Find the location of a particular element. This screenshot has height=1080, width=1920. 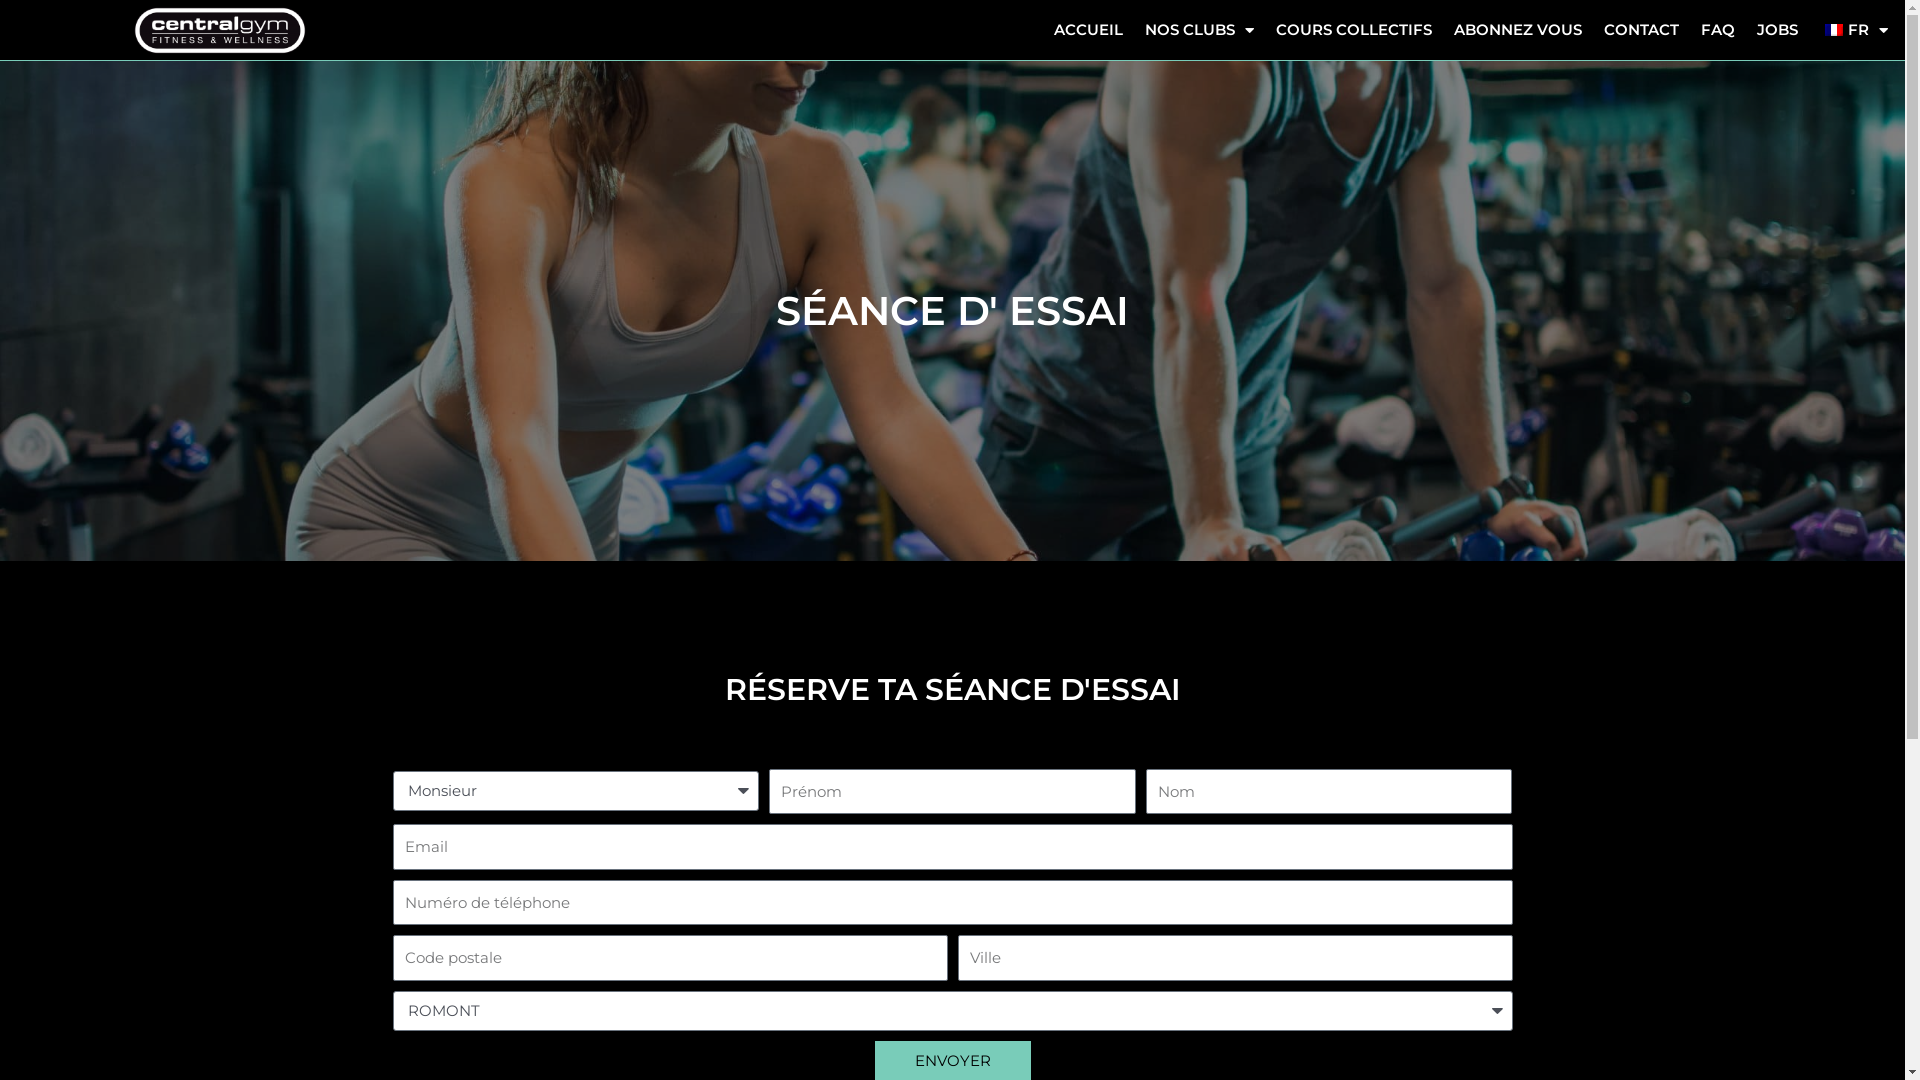

'ABONNEZ VOUS' is located at coordinates (1517, 30).